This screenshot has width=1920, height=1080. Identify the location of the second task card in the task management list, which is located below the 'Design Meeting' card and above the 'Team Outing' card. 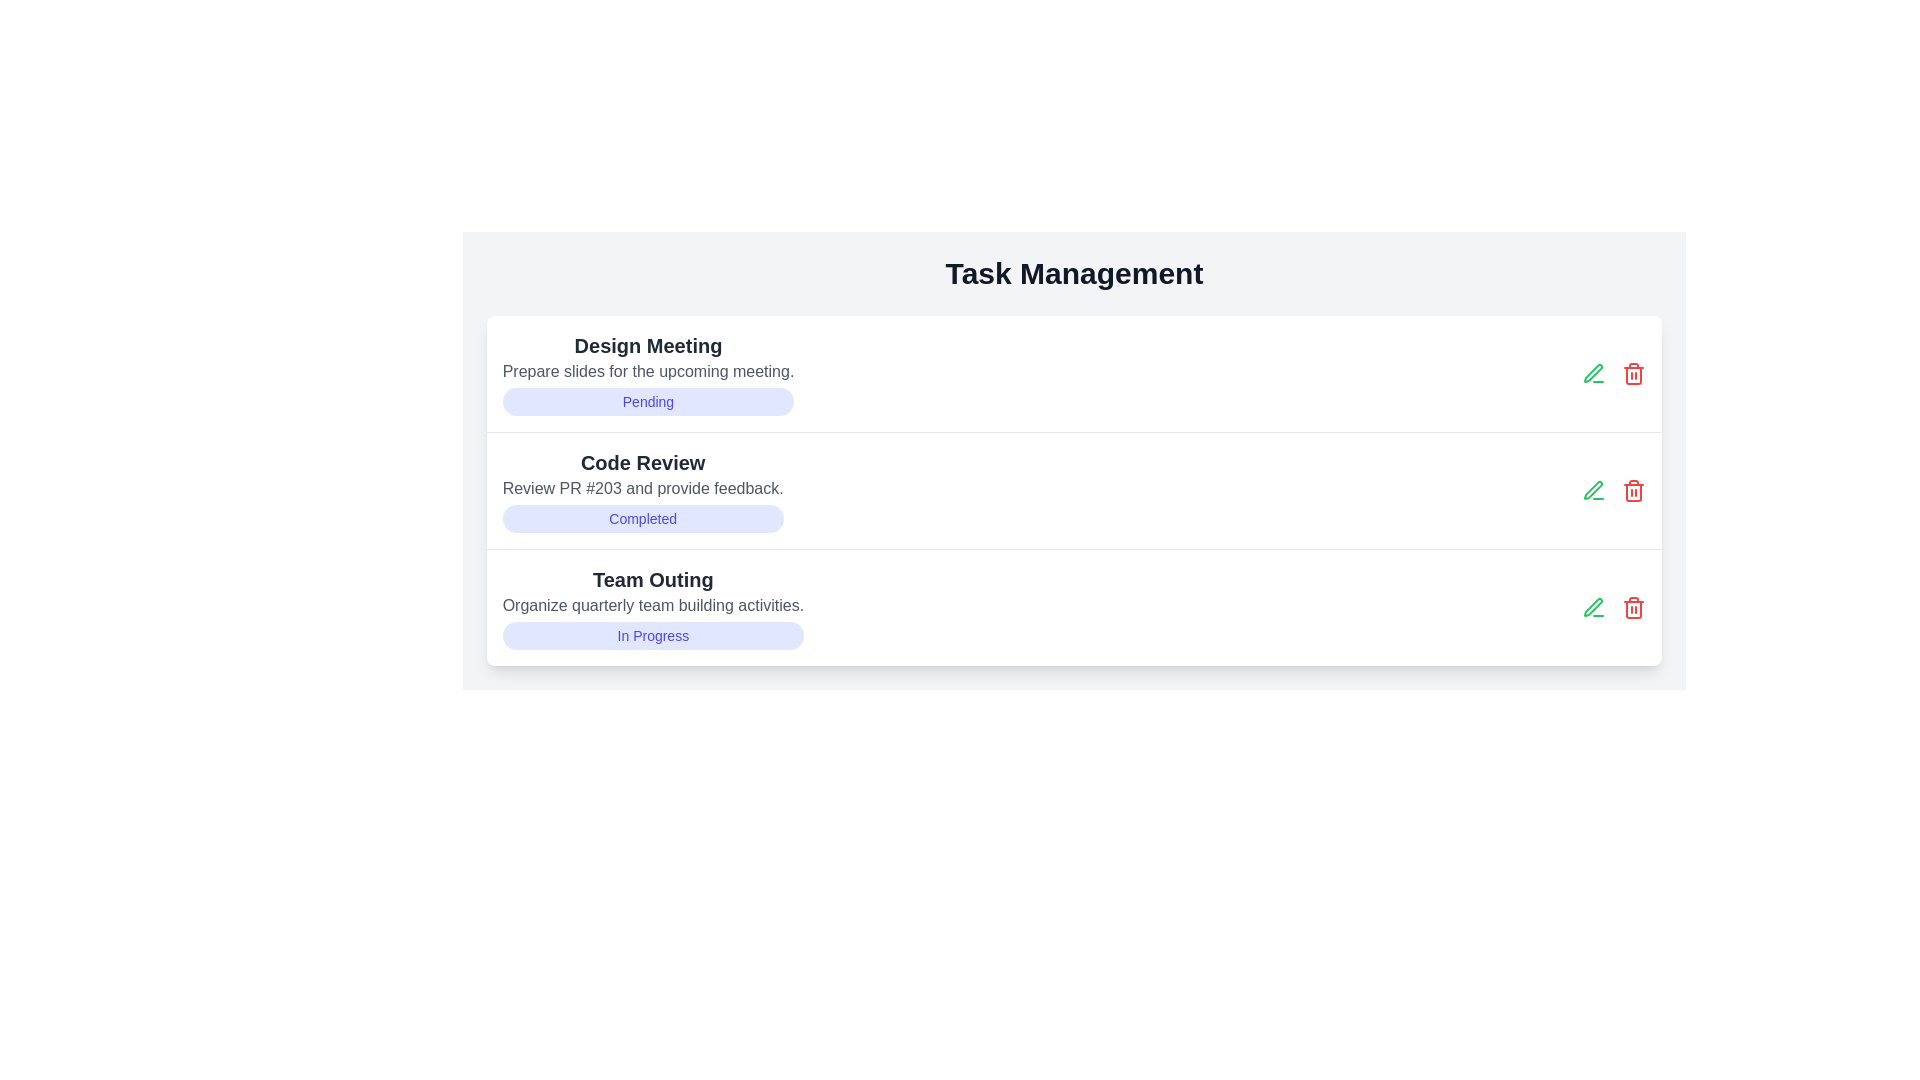
(643, 490).